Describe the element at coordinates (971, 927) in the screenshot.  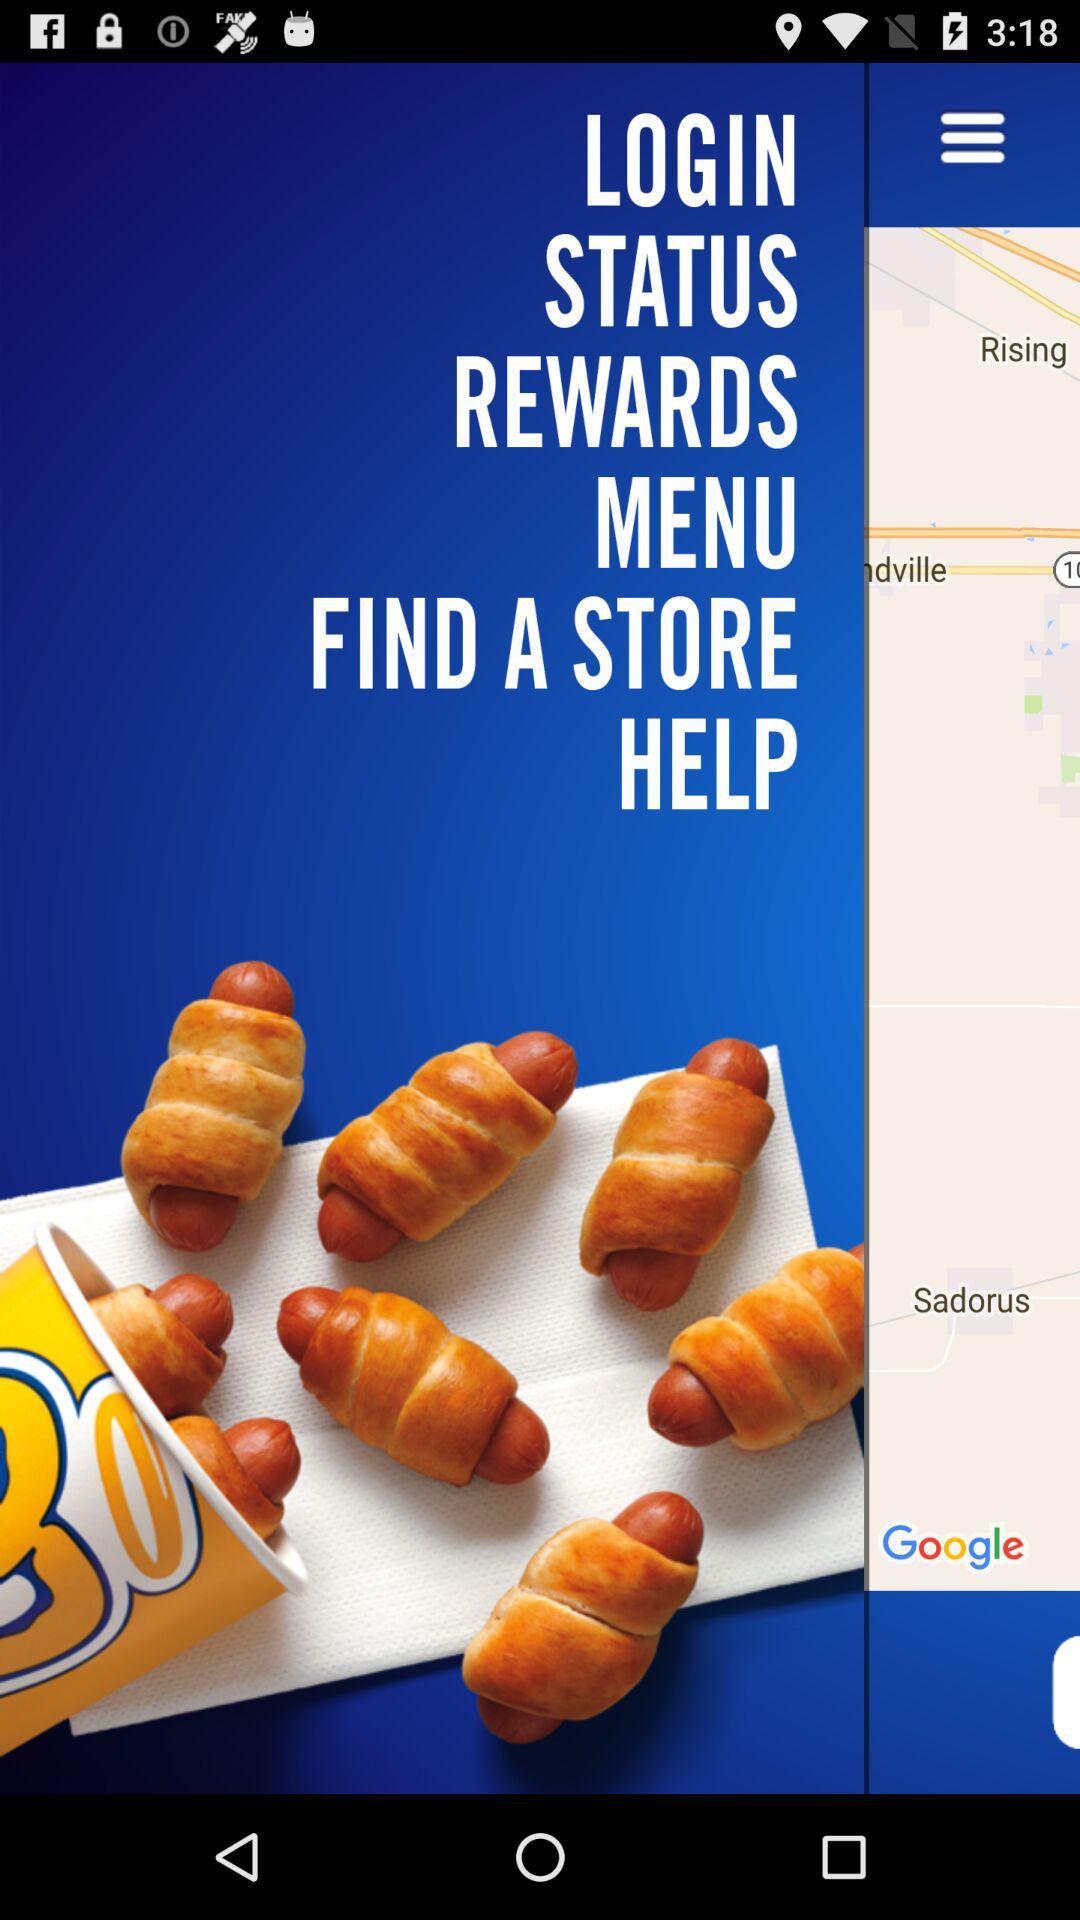
I see `interactive map` at that location.